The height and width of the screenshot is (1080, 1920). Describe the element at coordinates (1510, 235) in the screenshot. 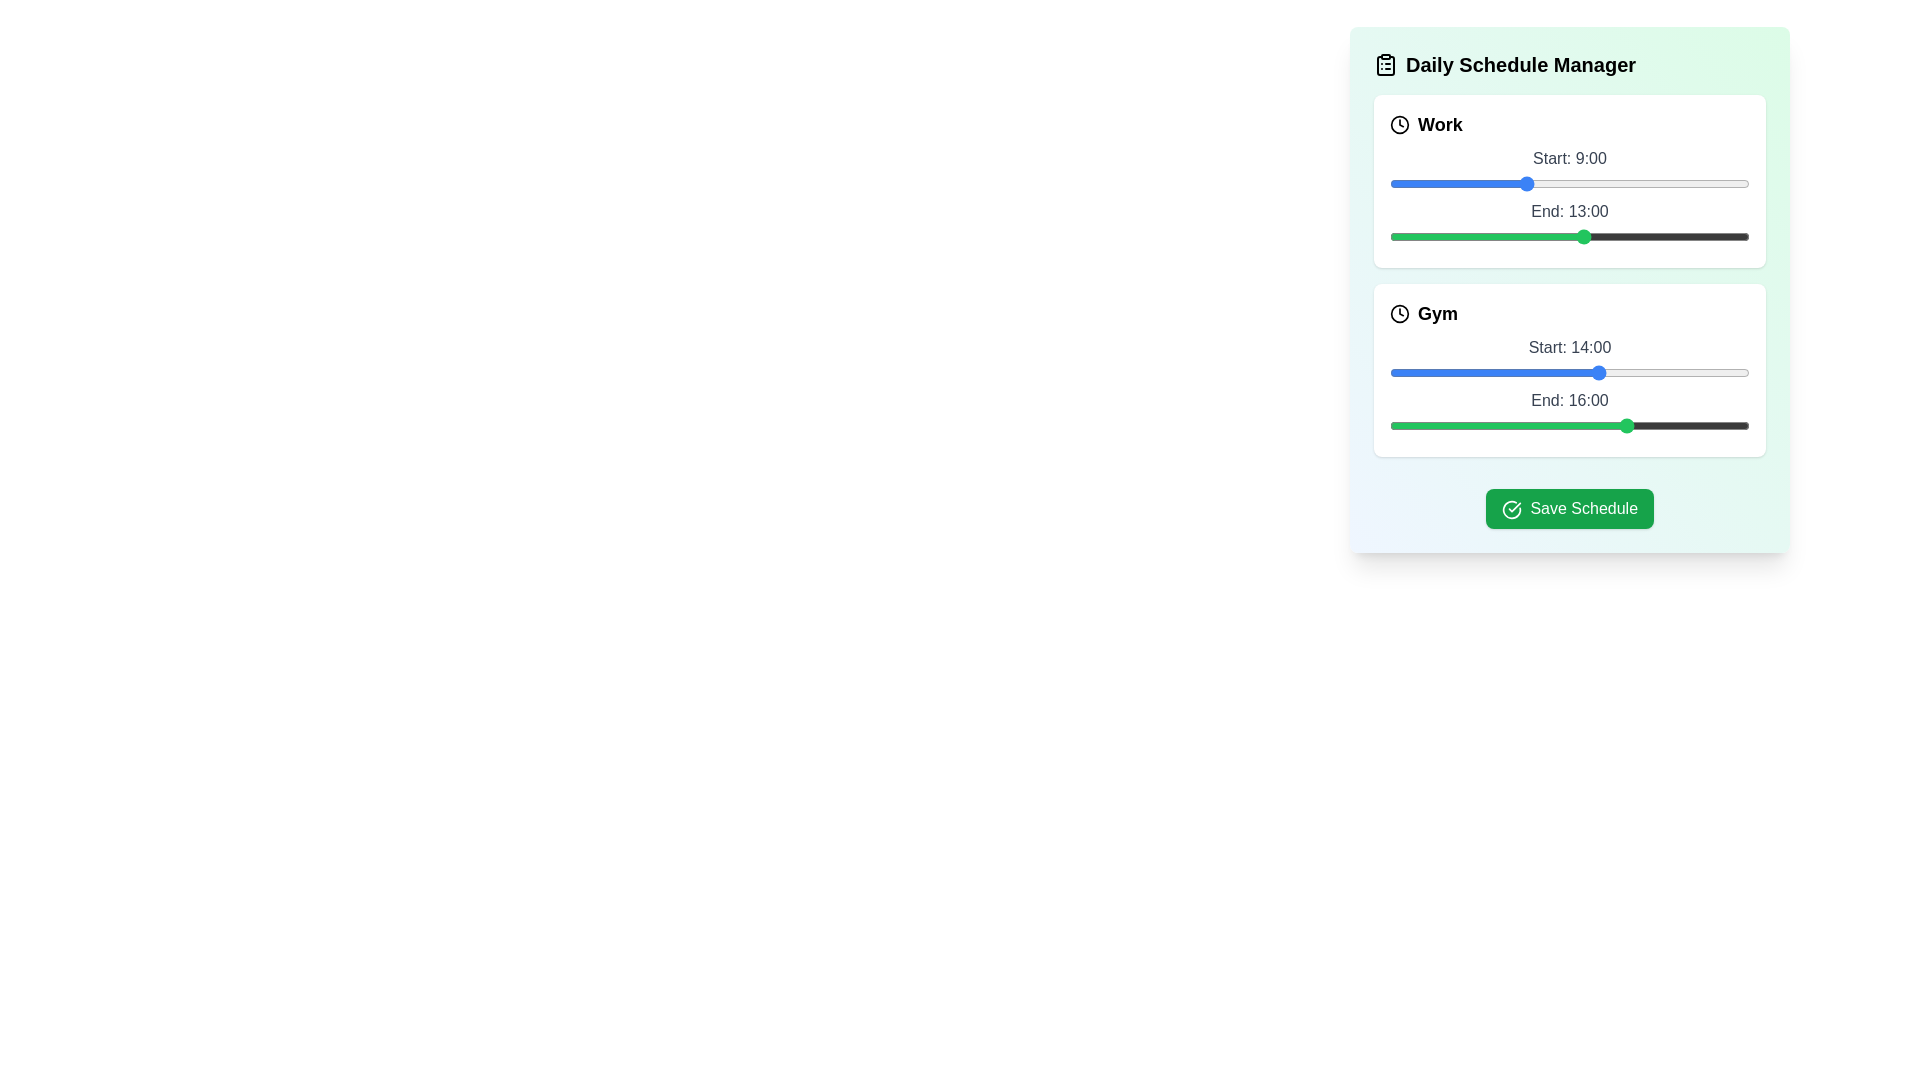

I see `the end time of the task to 8 hours using the slider` at that location.